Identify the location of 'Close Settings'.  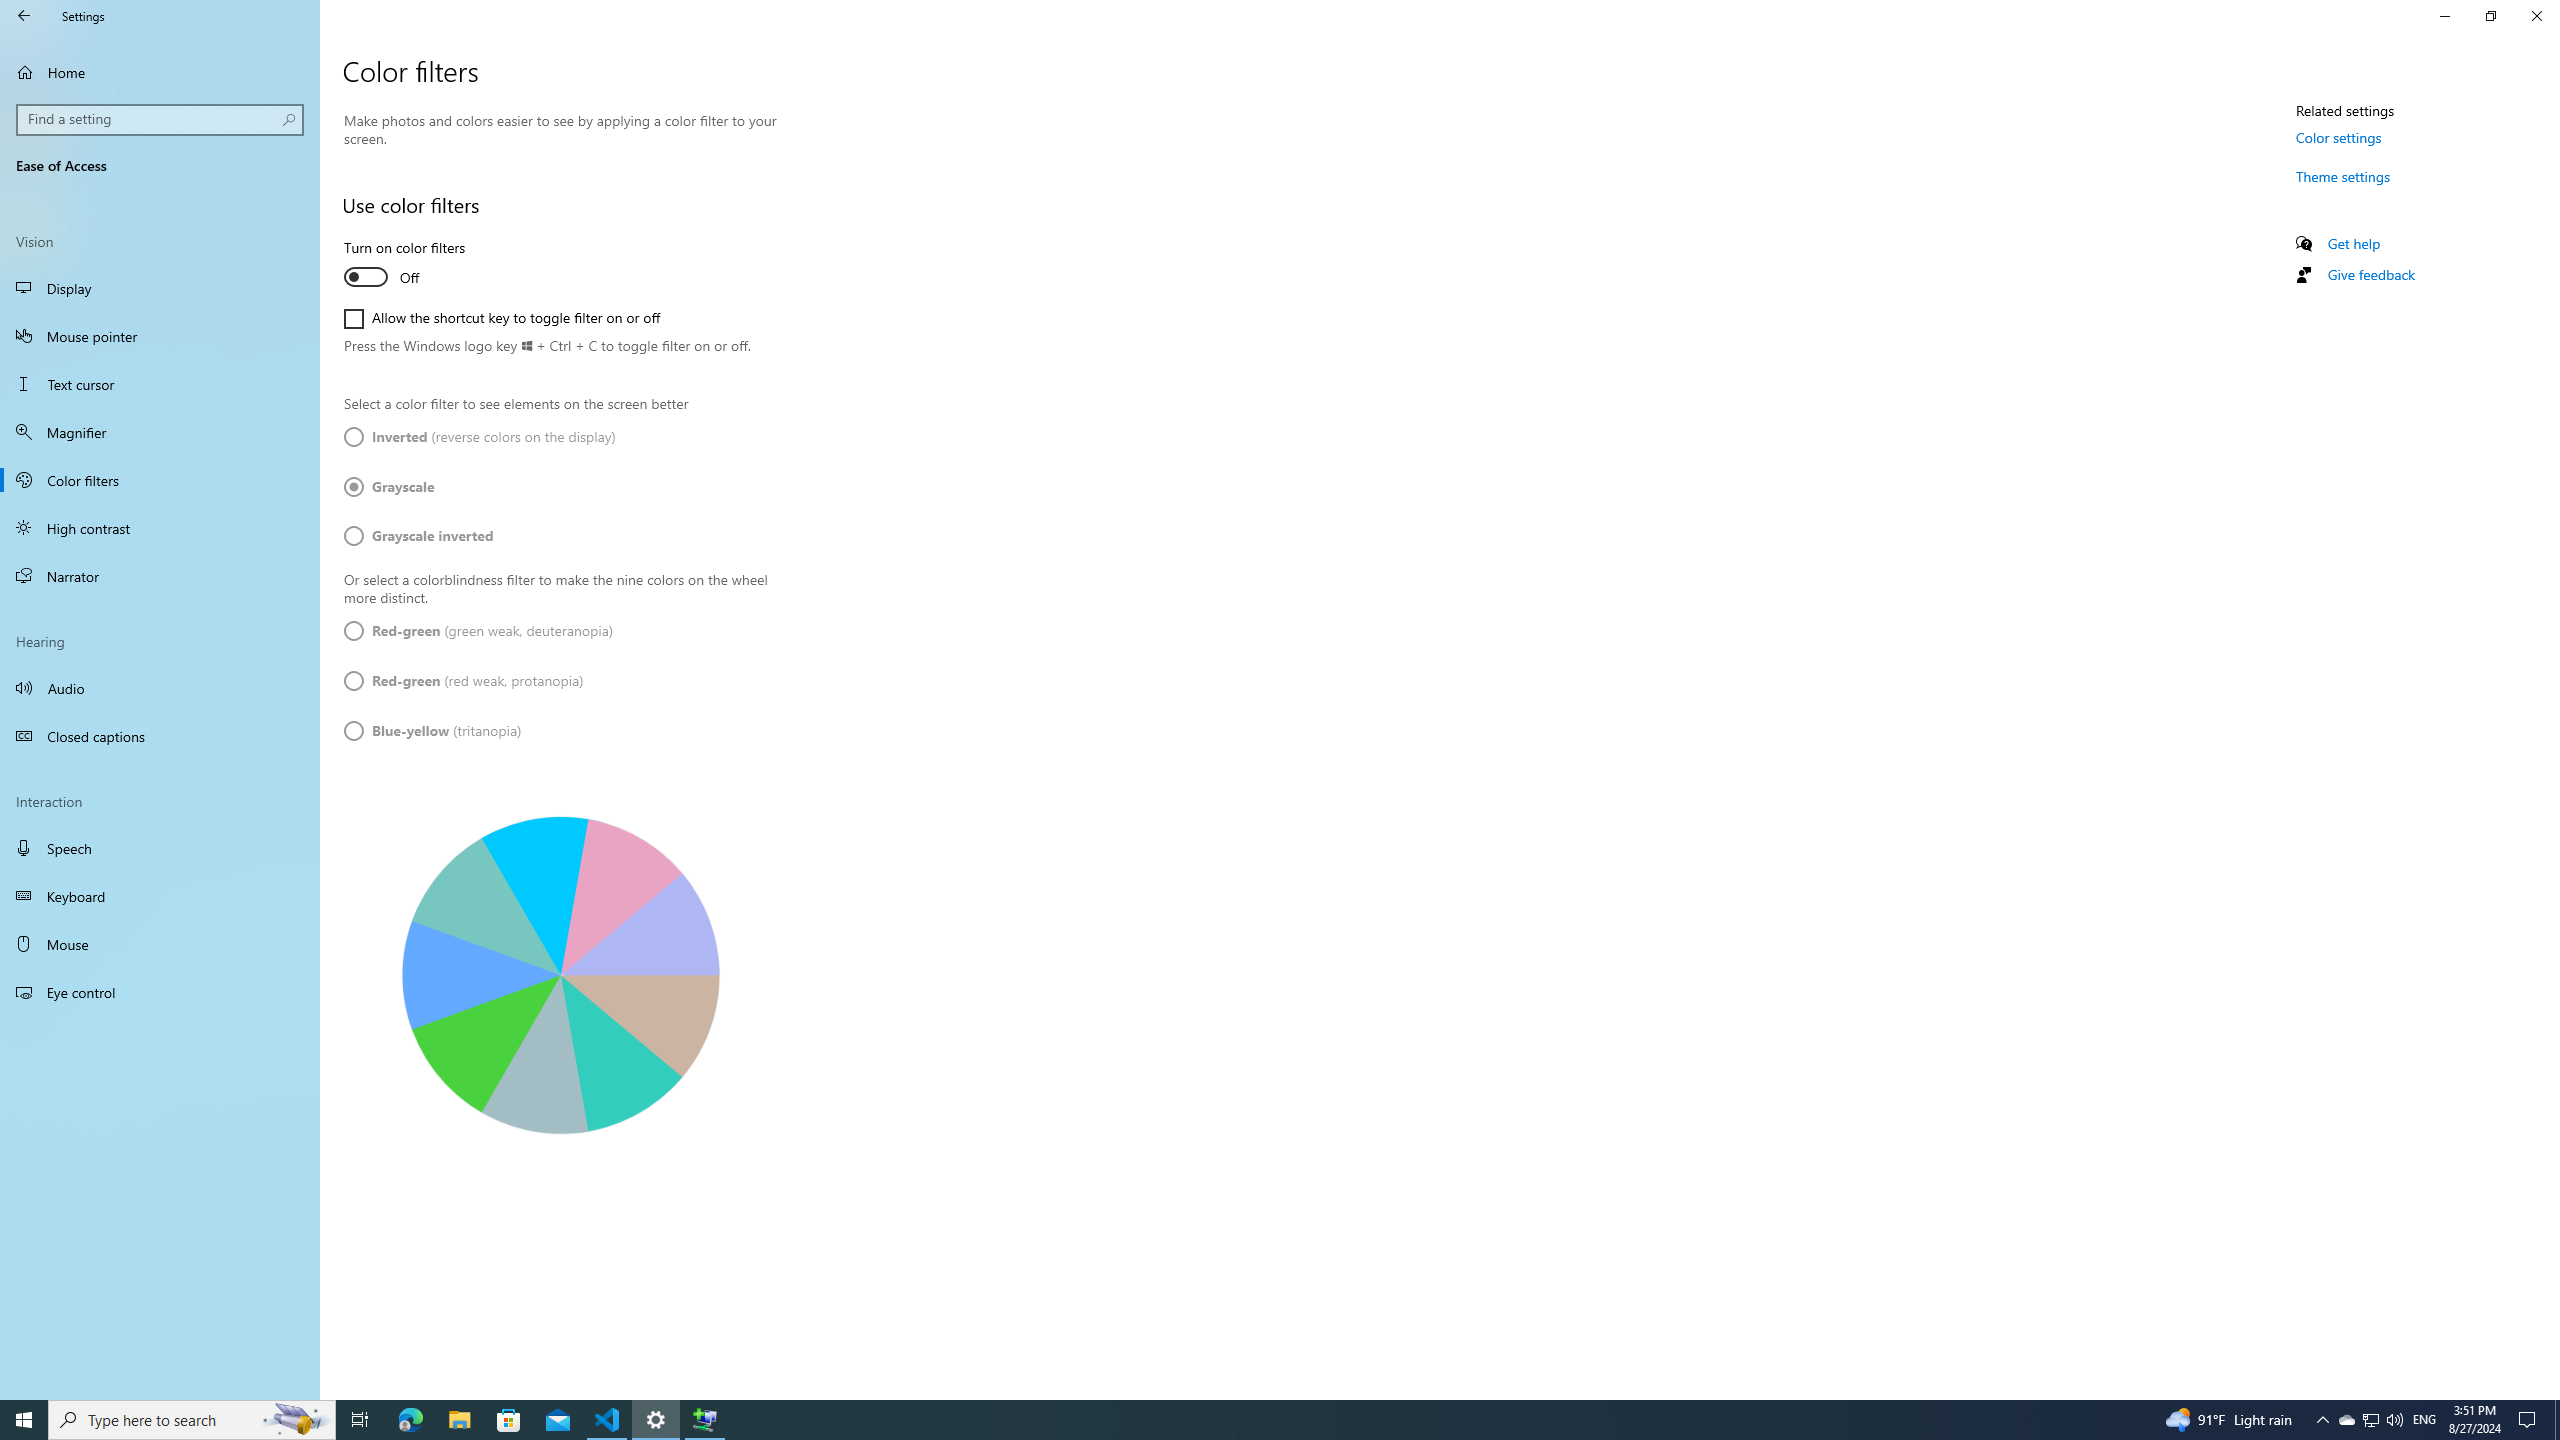
(2535, 15).